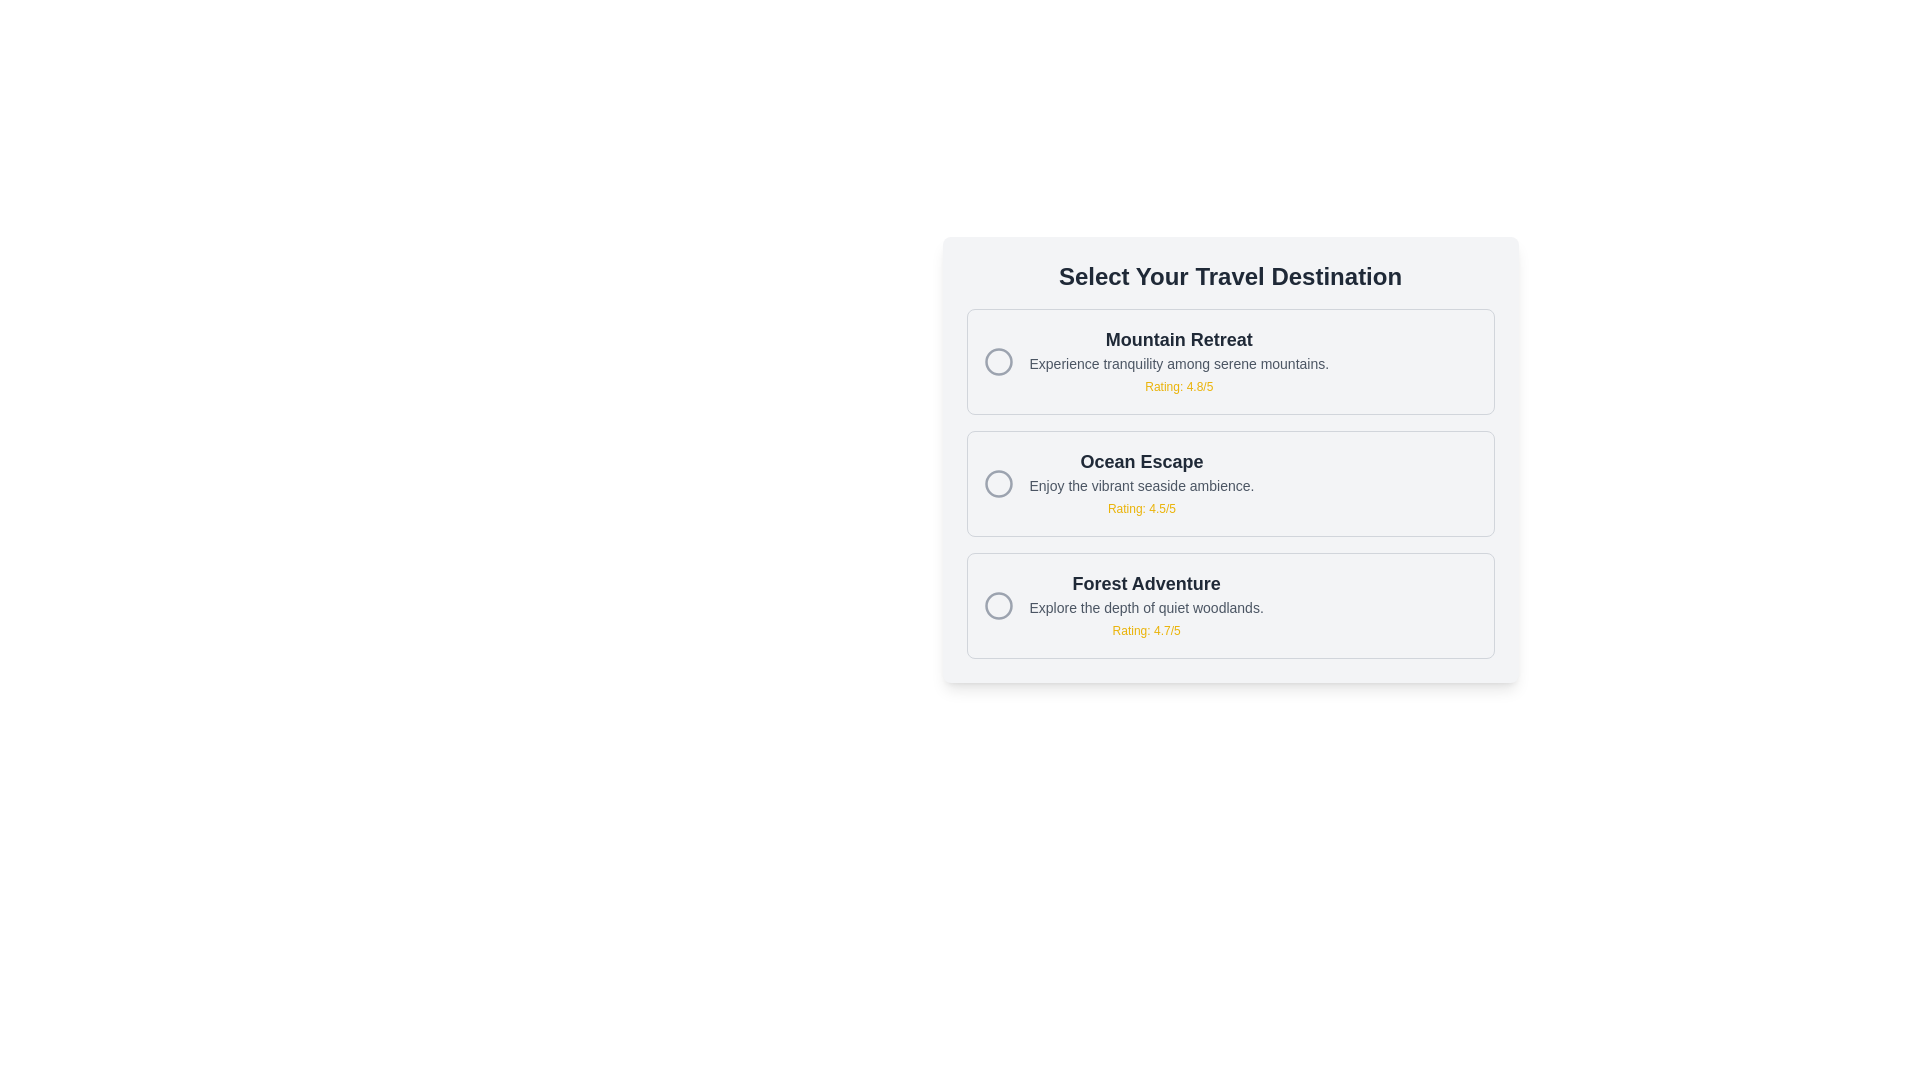 Image resolution: width=1920 pixels, height=1080 pixels. Describe the element at coordinates (998, 604) in the screenshot. I see `the radio button for the 'Forest Adventure' travel option, which is the circle icon located at the leftmost side of the third row of selectable travel destinations` at that location.